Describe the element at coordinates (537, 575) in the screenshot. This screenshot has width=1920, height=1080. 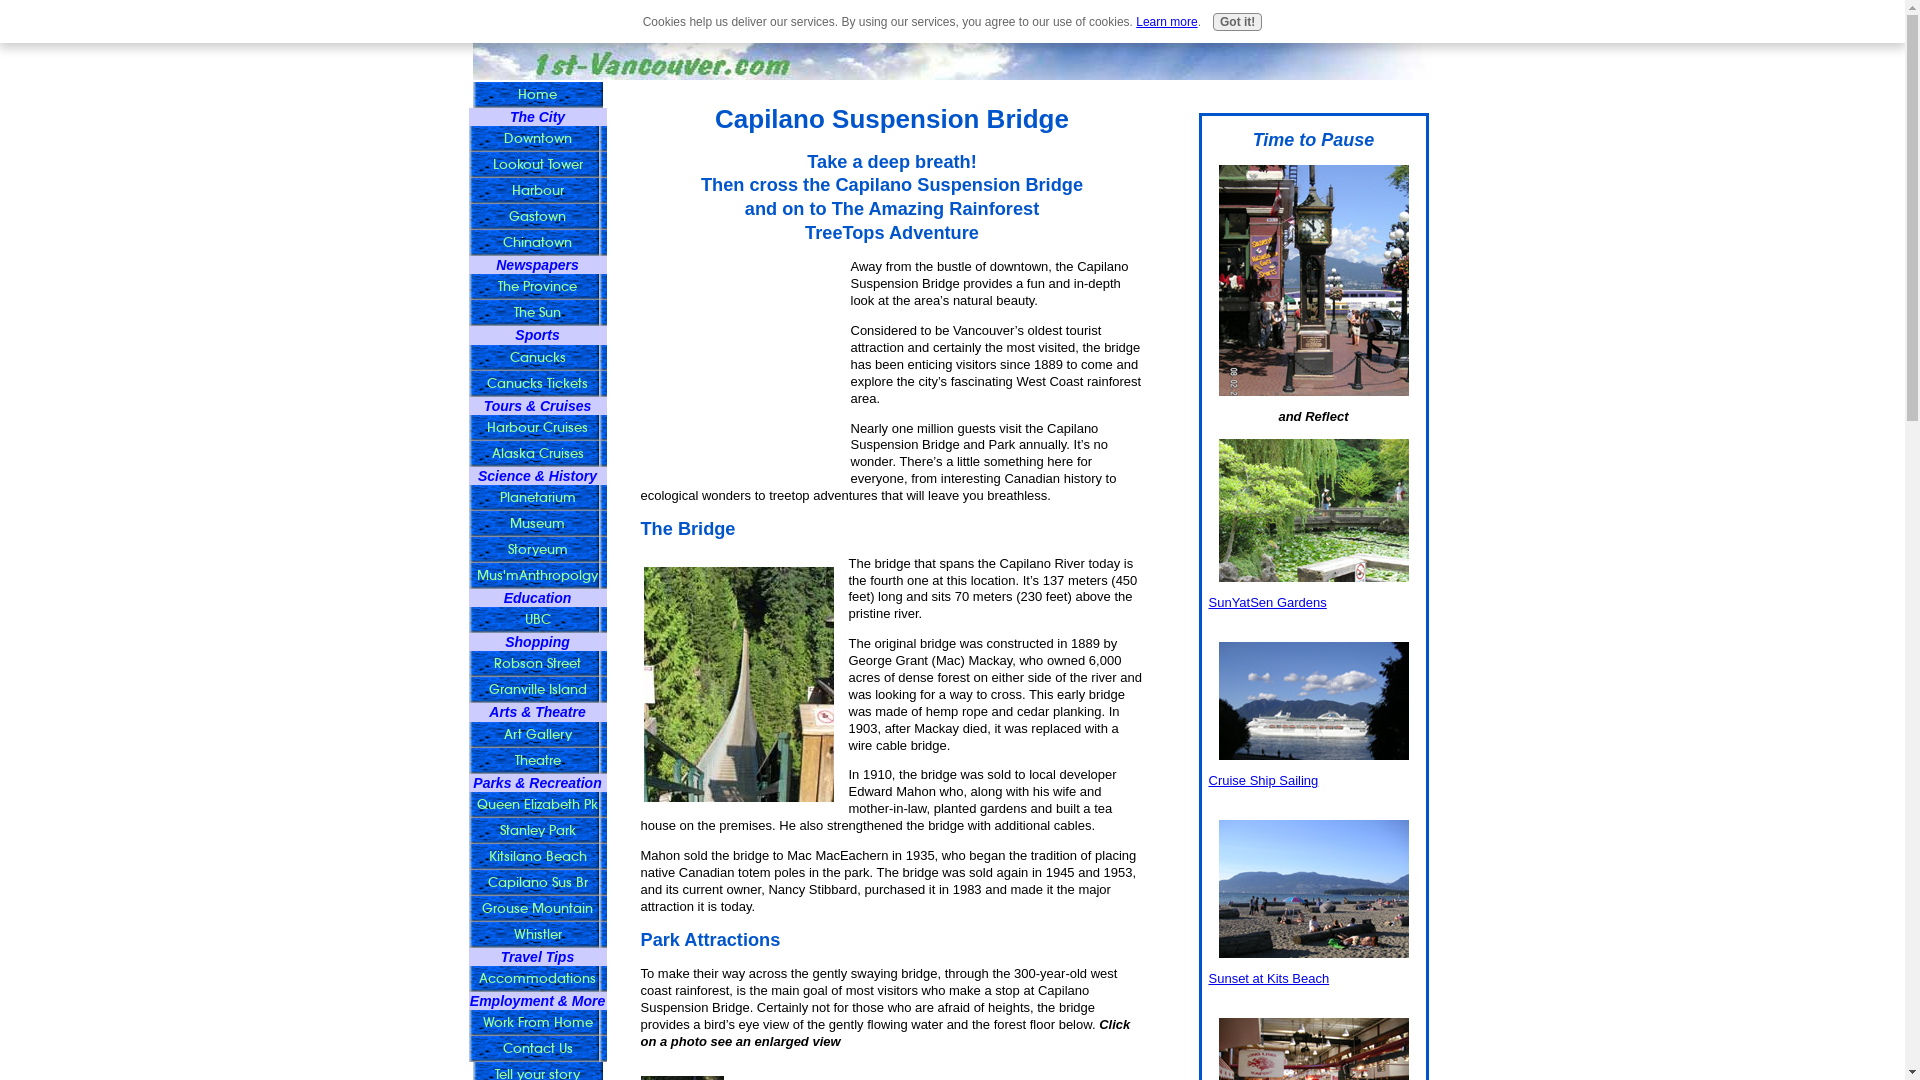
I see `'Mus'mAnthropolgy'` at that location.